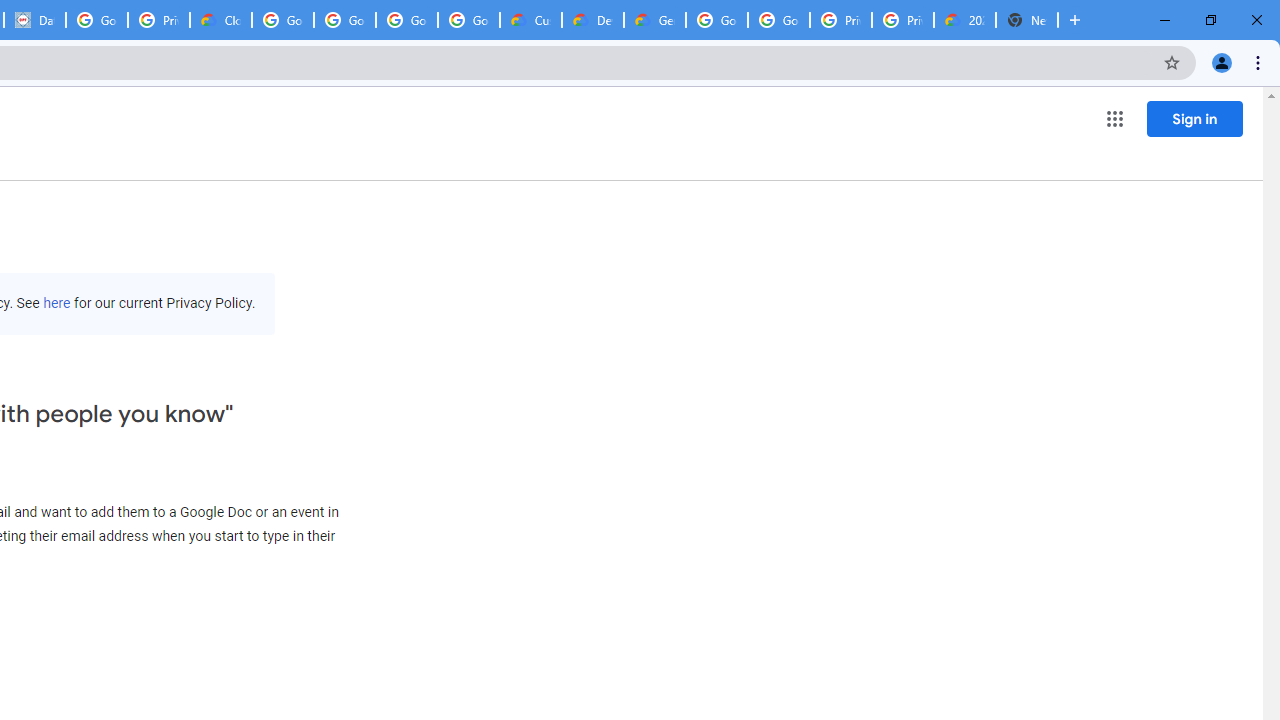 Image resolution: width=1280 pixels, height=720 pixels. What do you see at coordinates (468, 20) in the screenshot?
I see `'Google Workspace - Specific Terms'` at bounding box center [468, 20].